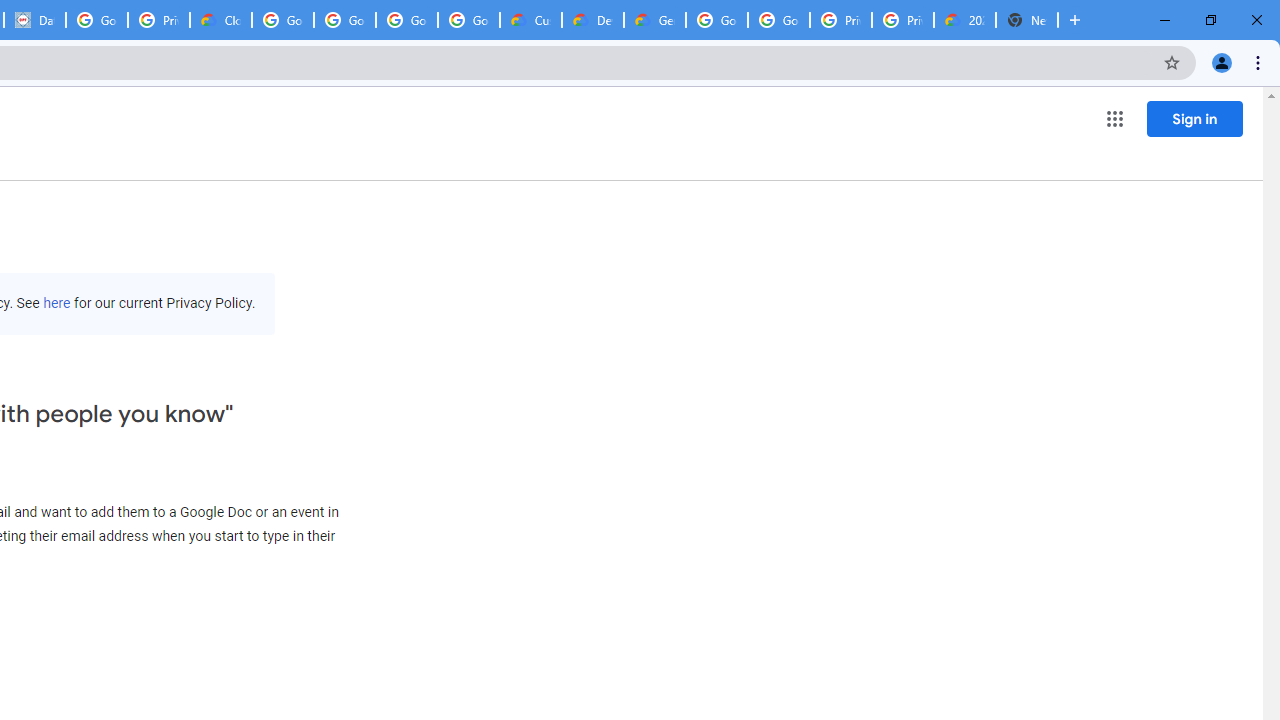 Image resolution: width=1280 pixels, height=720 pixels. What do you see at coordinates (468, 20) in the screenshot?
I see `'Google Workspace - Specific Terms'` at bounding box center [468, 20].